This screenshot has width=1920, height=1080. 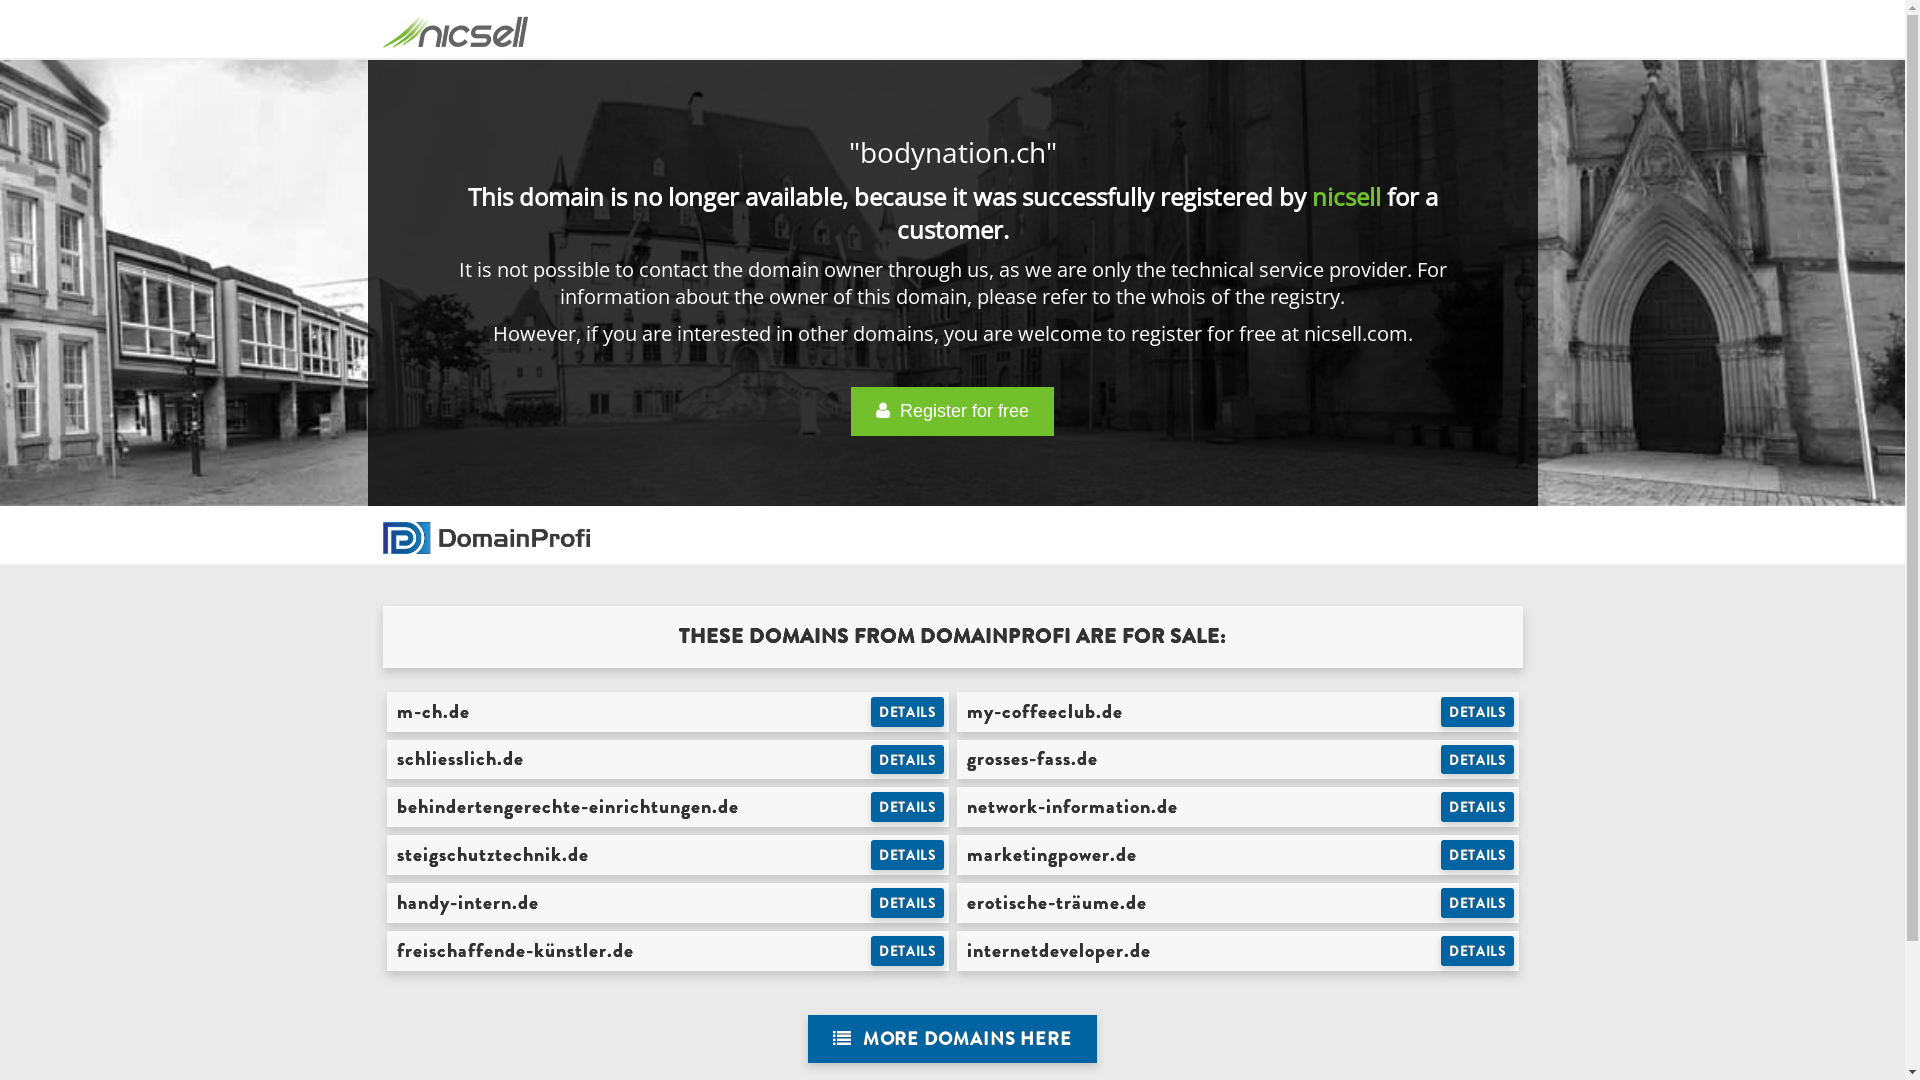 I want to click on 'DETAILS', so click(x=906, y=711).